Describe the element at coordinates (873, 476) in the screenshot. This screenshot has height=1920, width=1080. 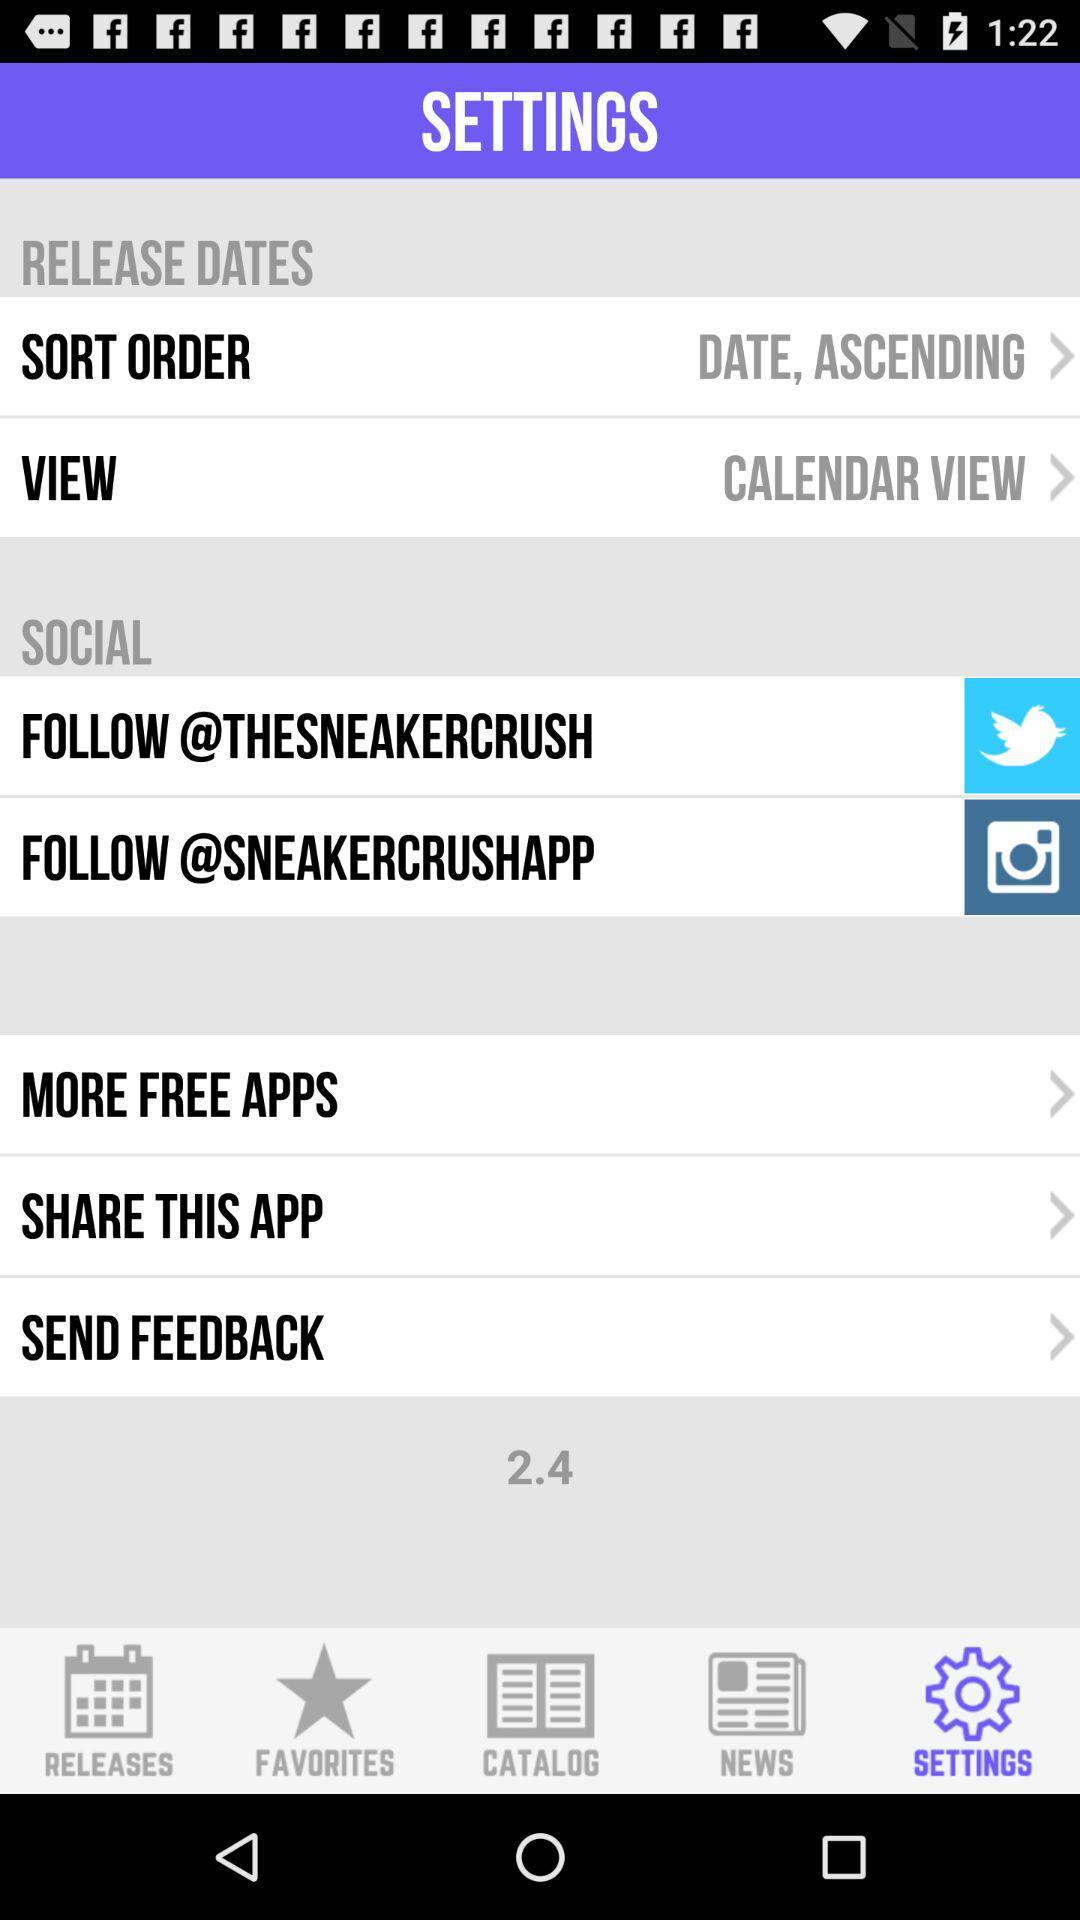
I see `app above the social item` at that location.